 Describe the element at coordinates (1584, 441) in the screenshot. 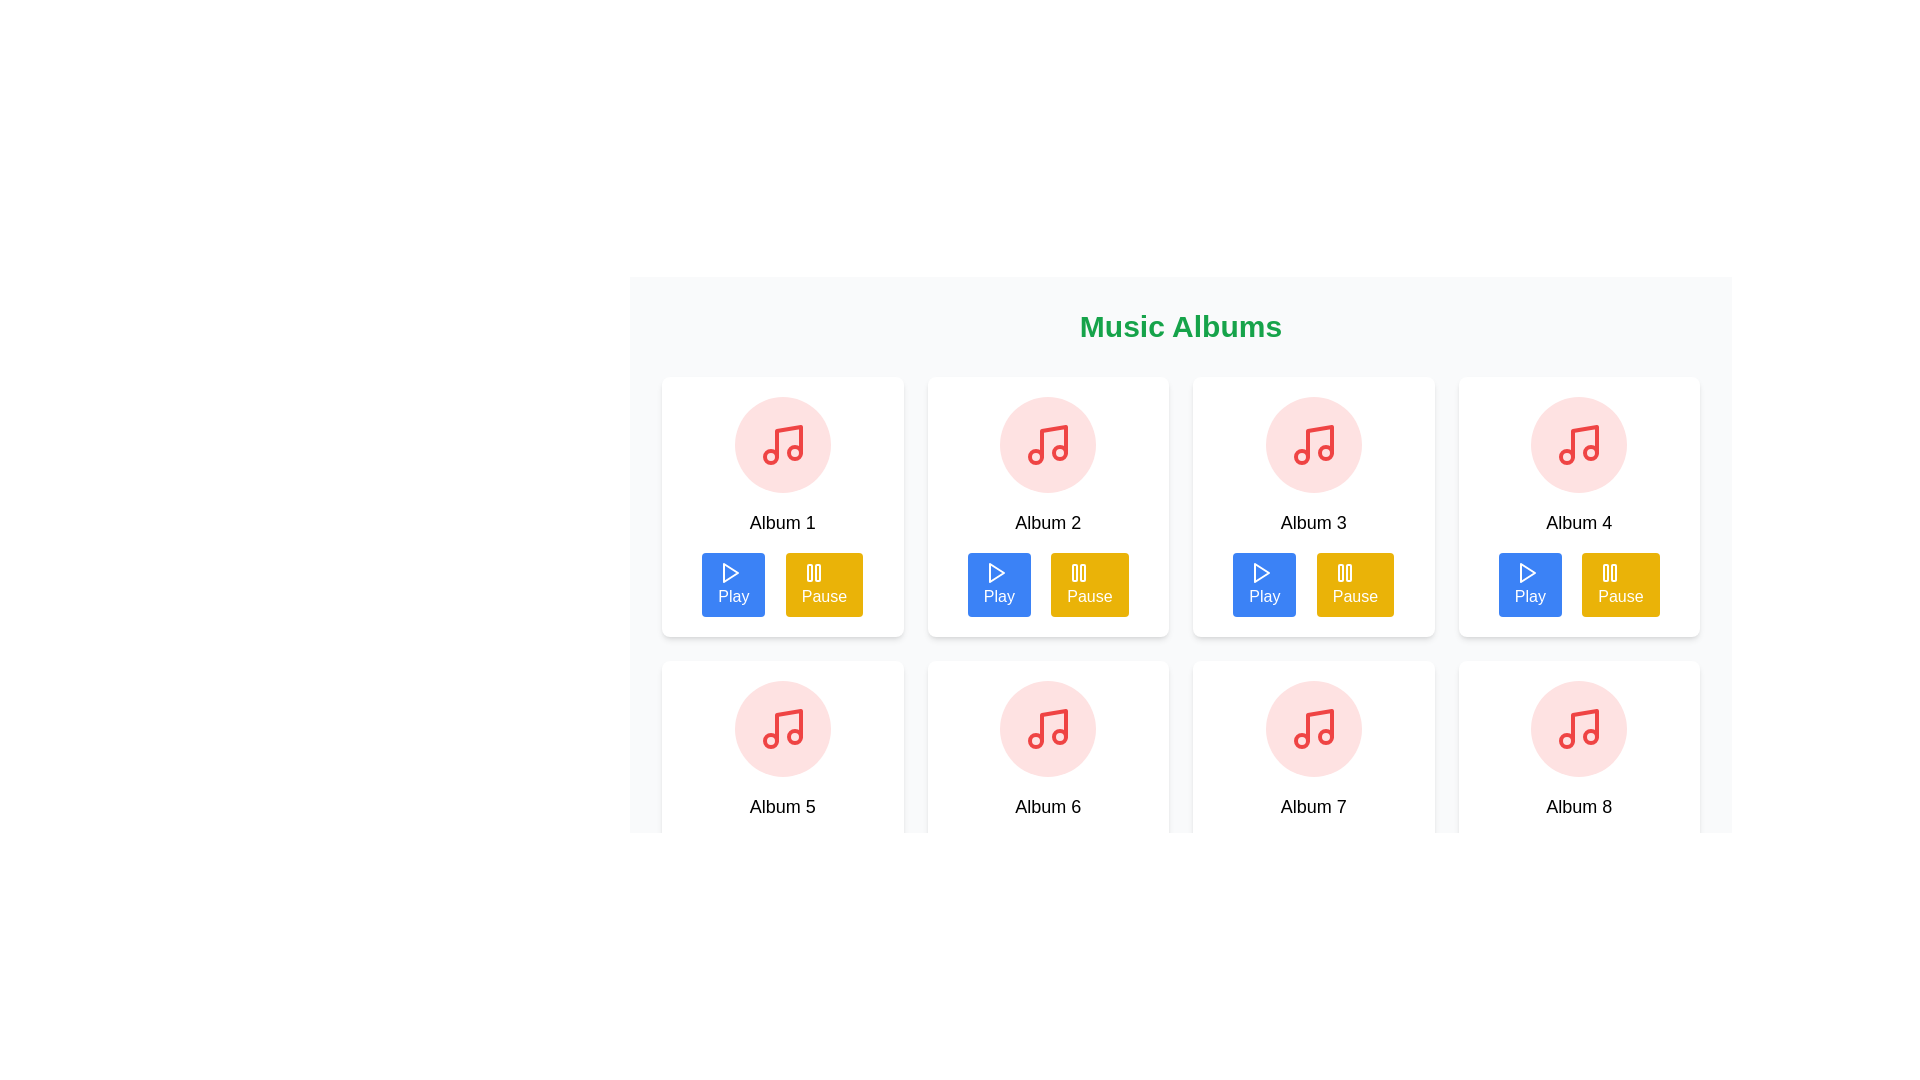

I see `the vertical stem of the musical note icon within the 'Album 4' card located at the center-top of the album grid` at that location.